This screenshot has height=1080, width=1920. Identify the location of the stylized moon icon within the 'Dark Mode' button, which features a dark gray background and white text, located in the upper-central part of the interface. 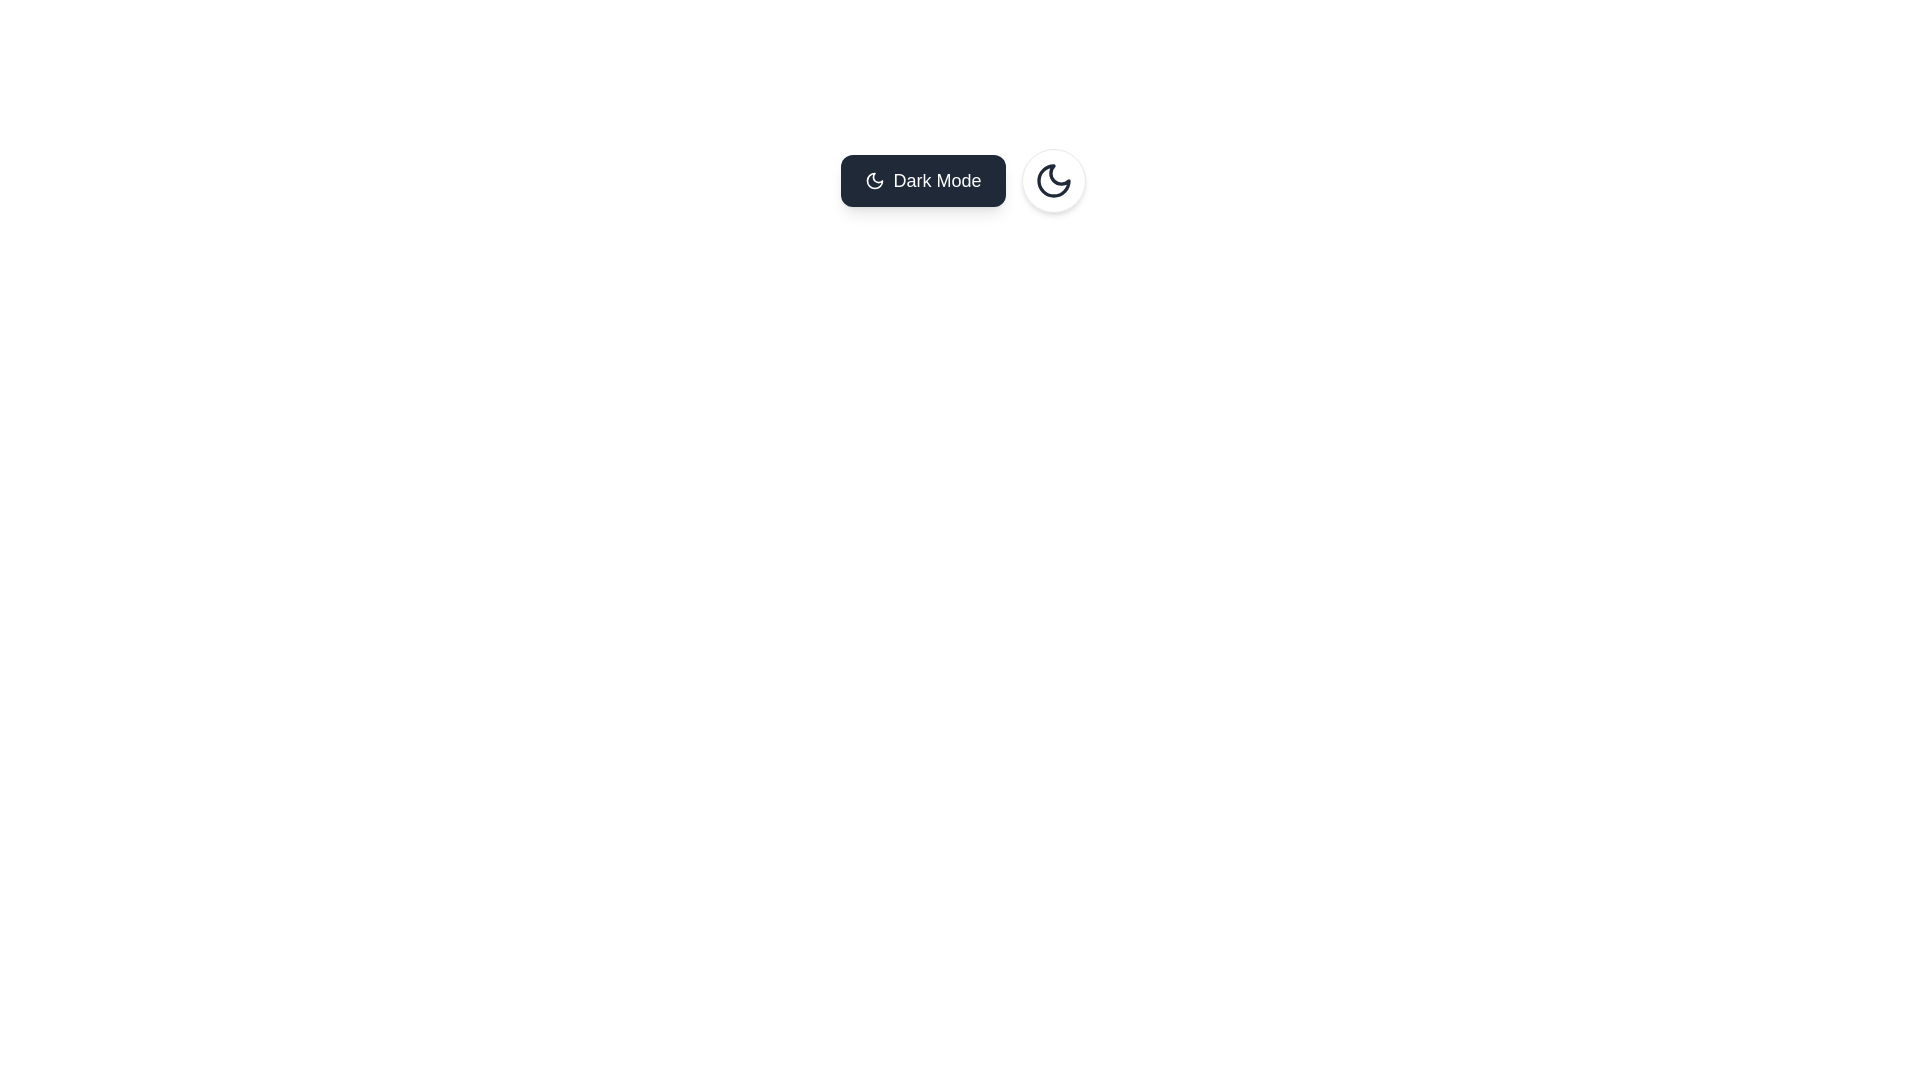
(875, 181).